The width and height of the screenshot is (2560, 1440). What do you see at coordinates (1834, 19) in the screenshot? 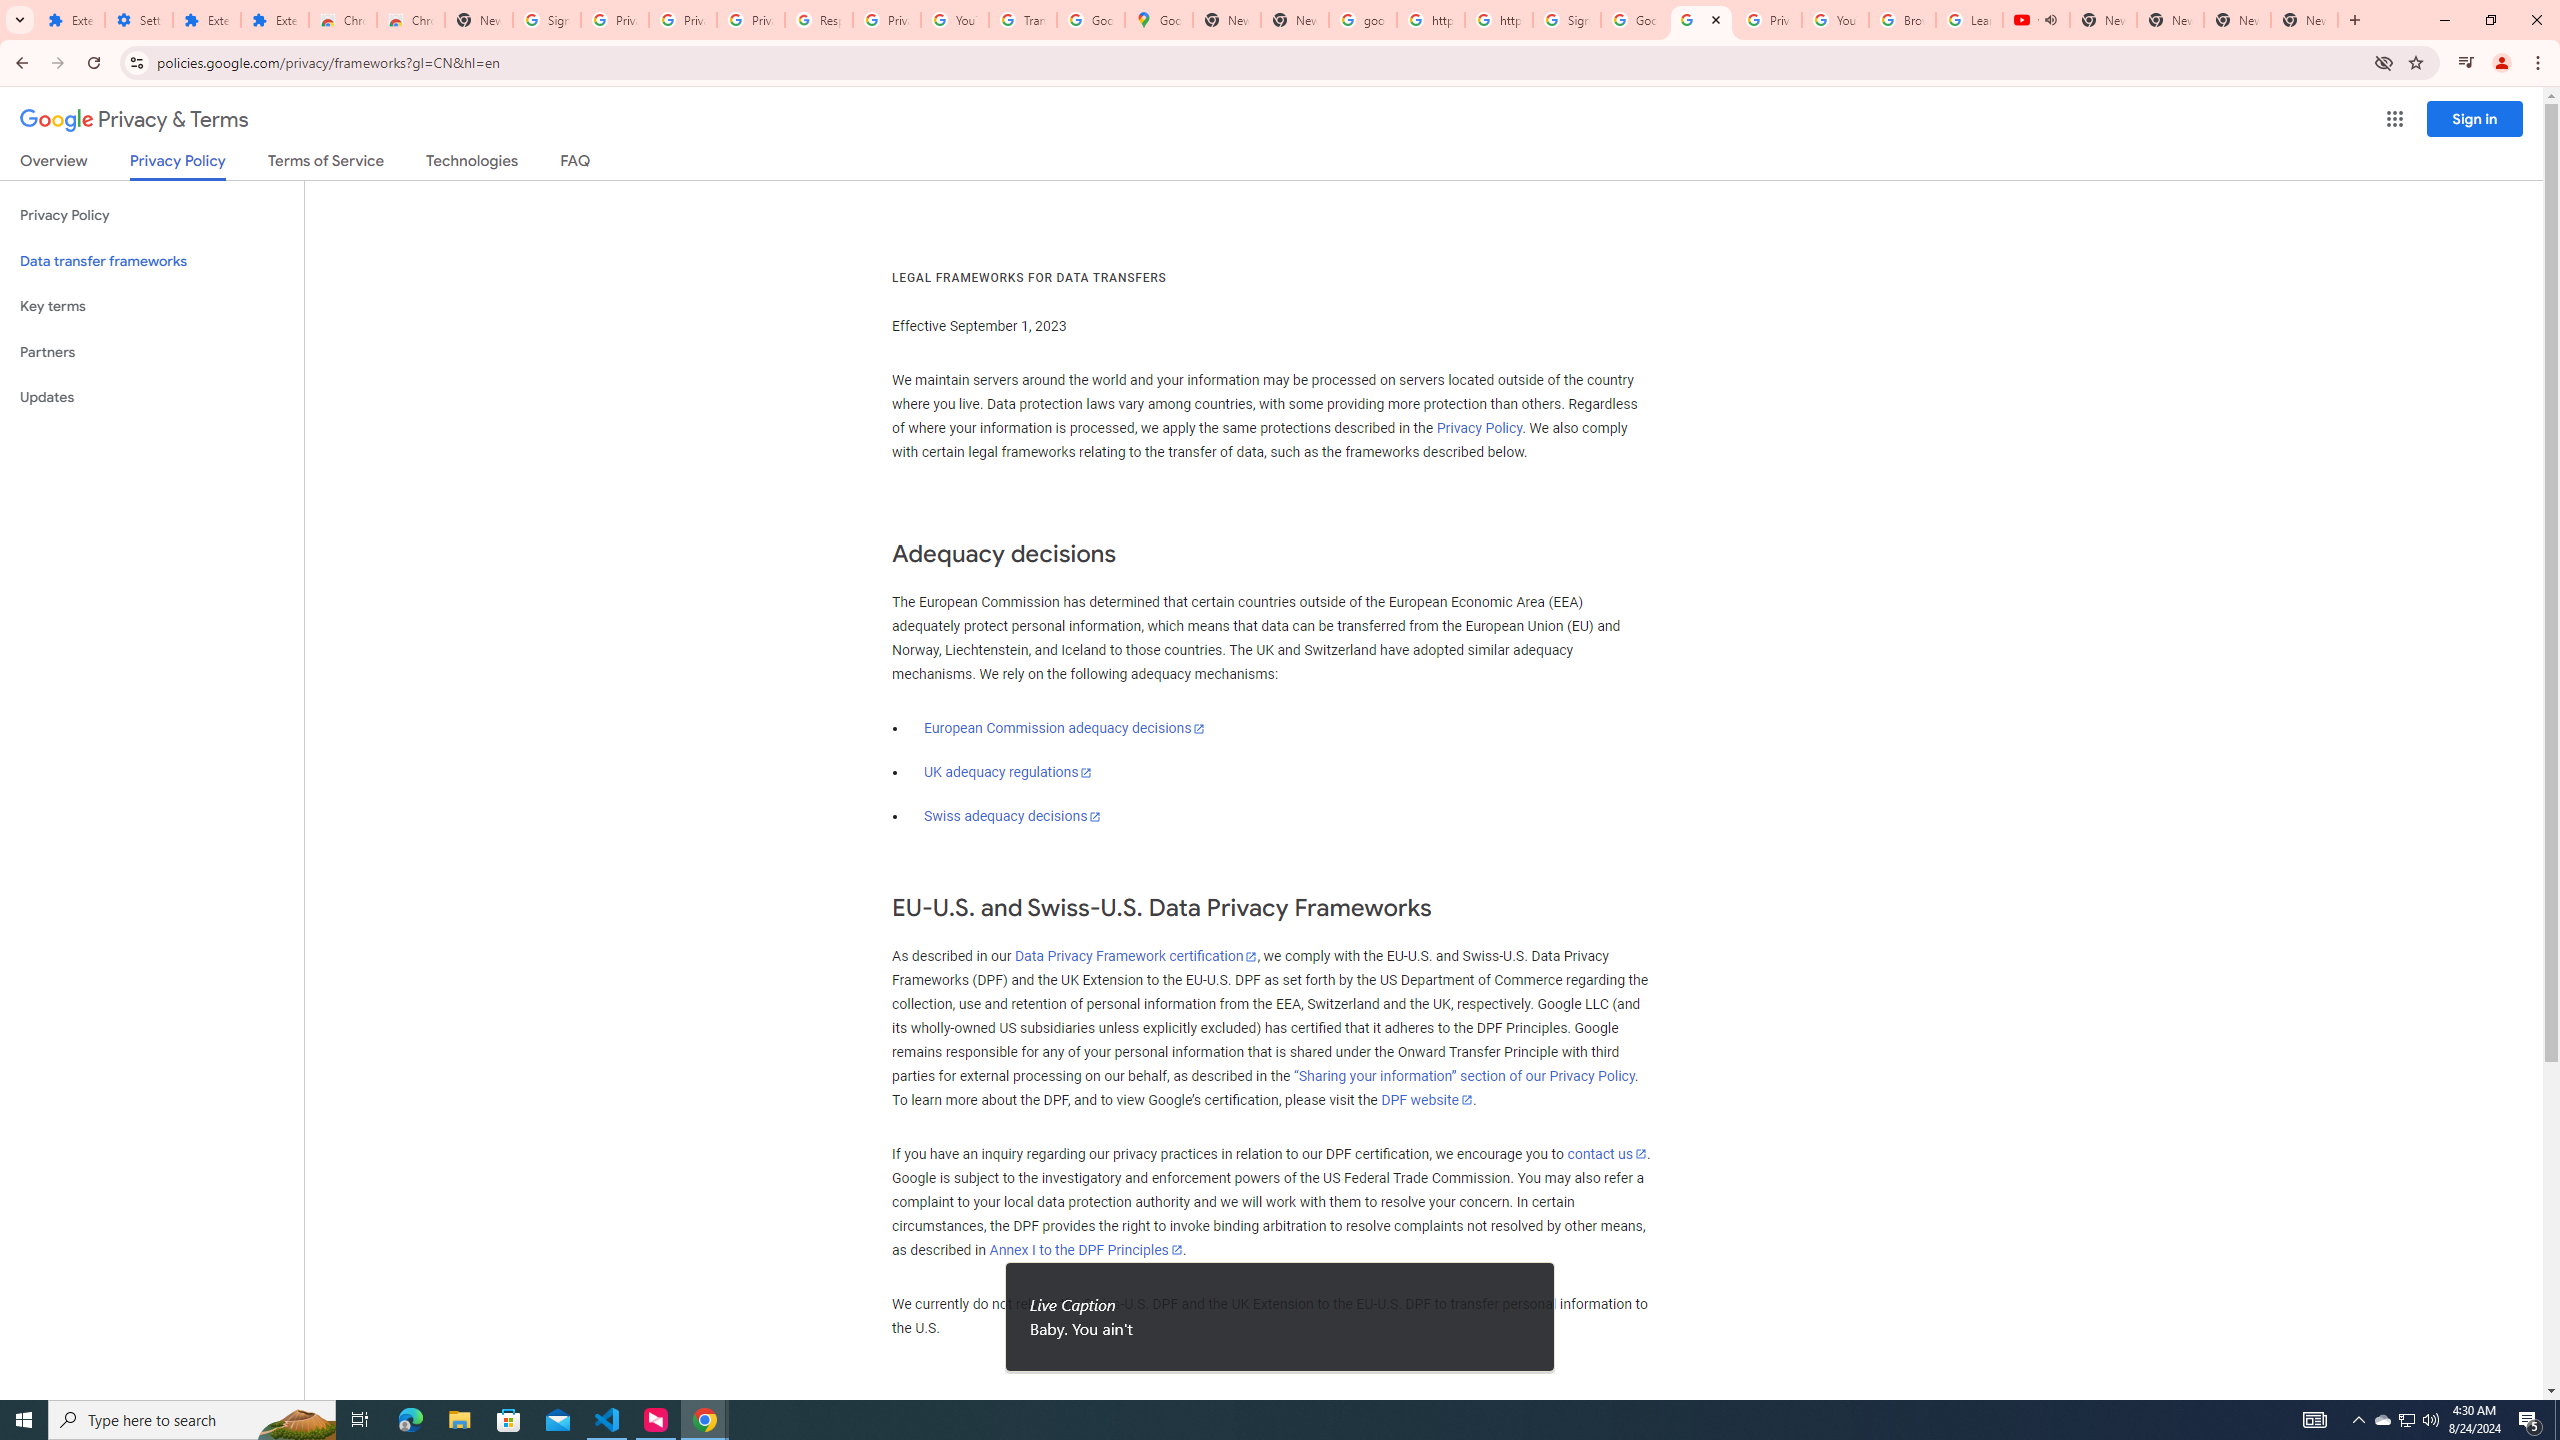
I see `'YouTube'` at bounding box center [1834, 19].